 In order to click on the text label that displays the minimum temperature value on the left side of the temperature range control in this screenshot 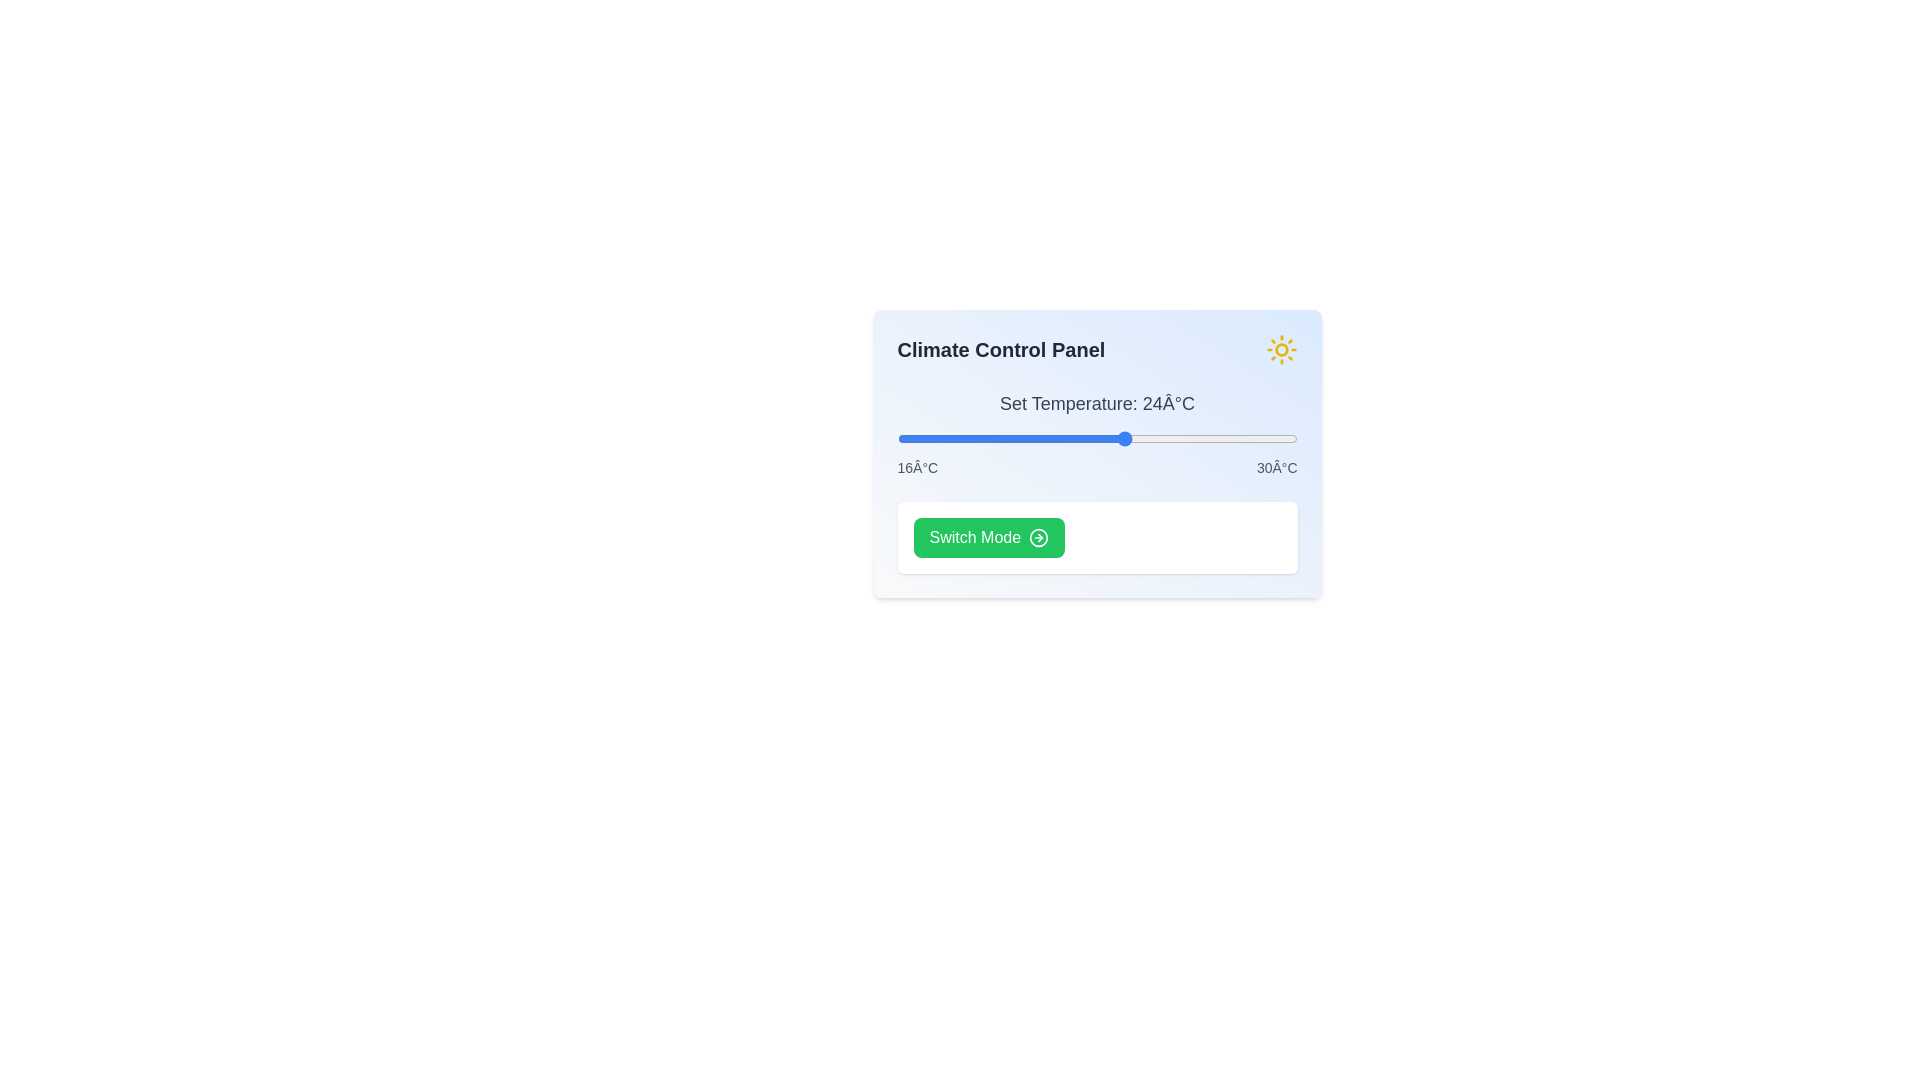, I will do `click(916, 467)`.